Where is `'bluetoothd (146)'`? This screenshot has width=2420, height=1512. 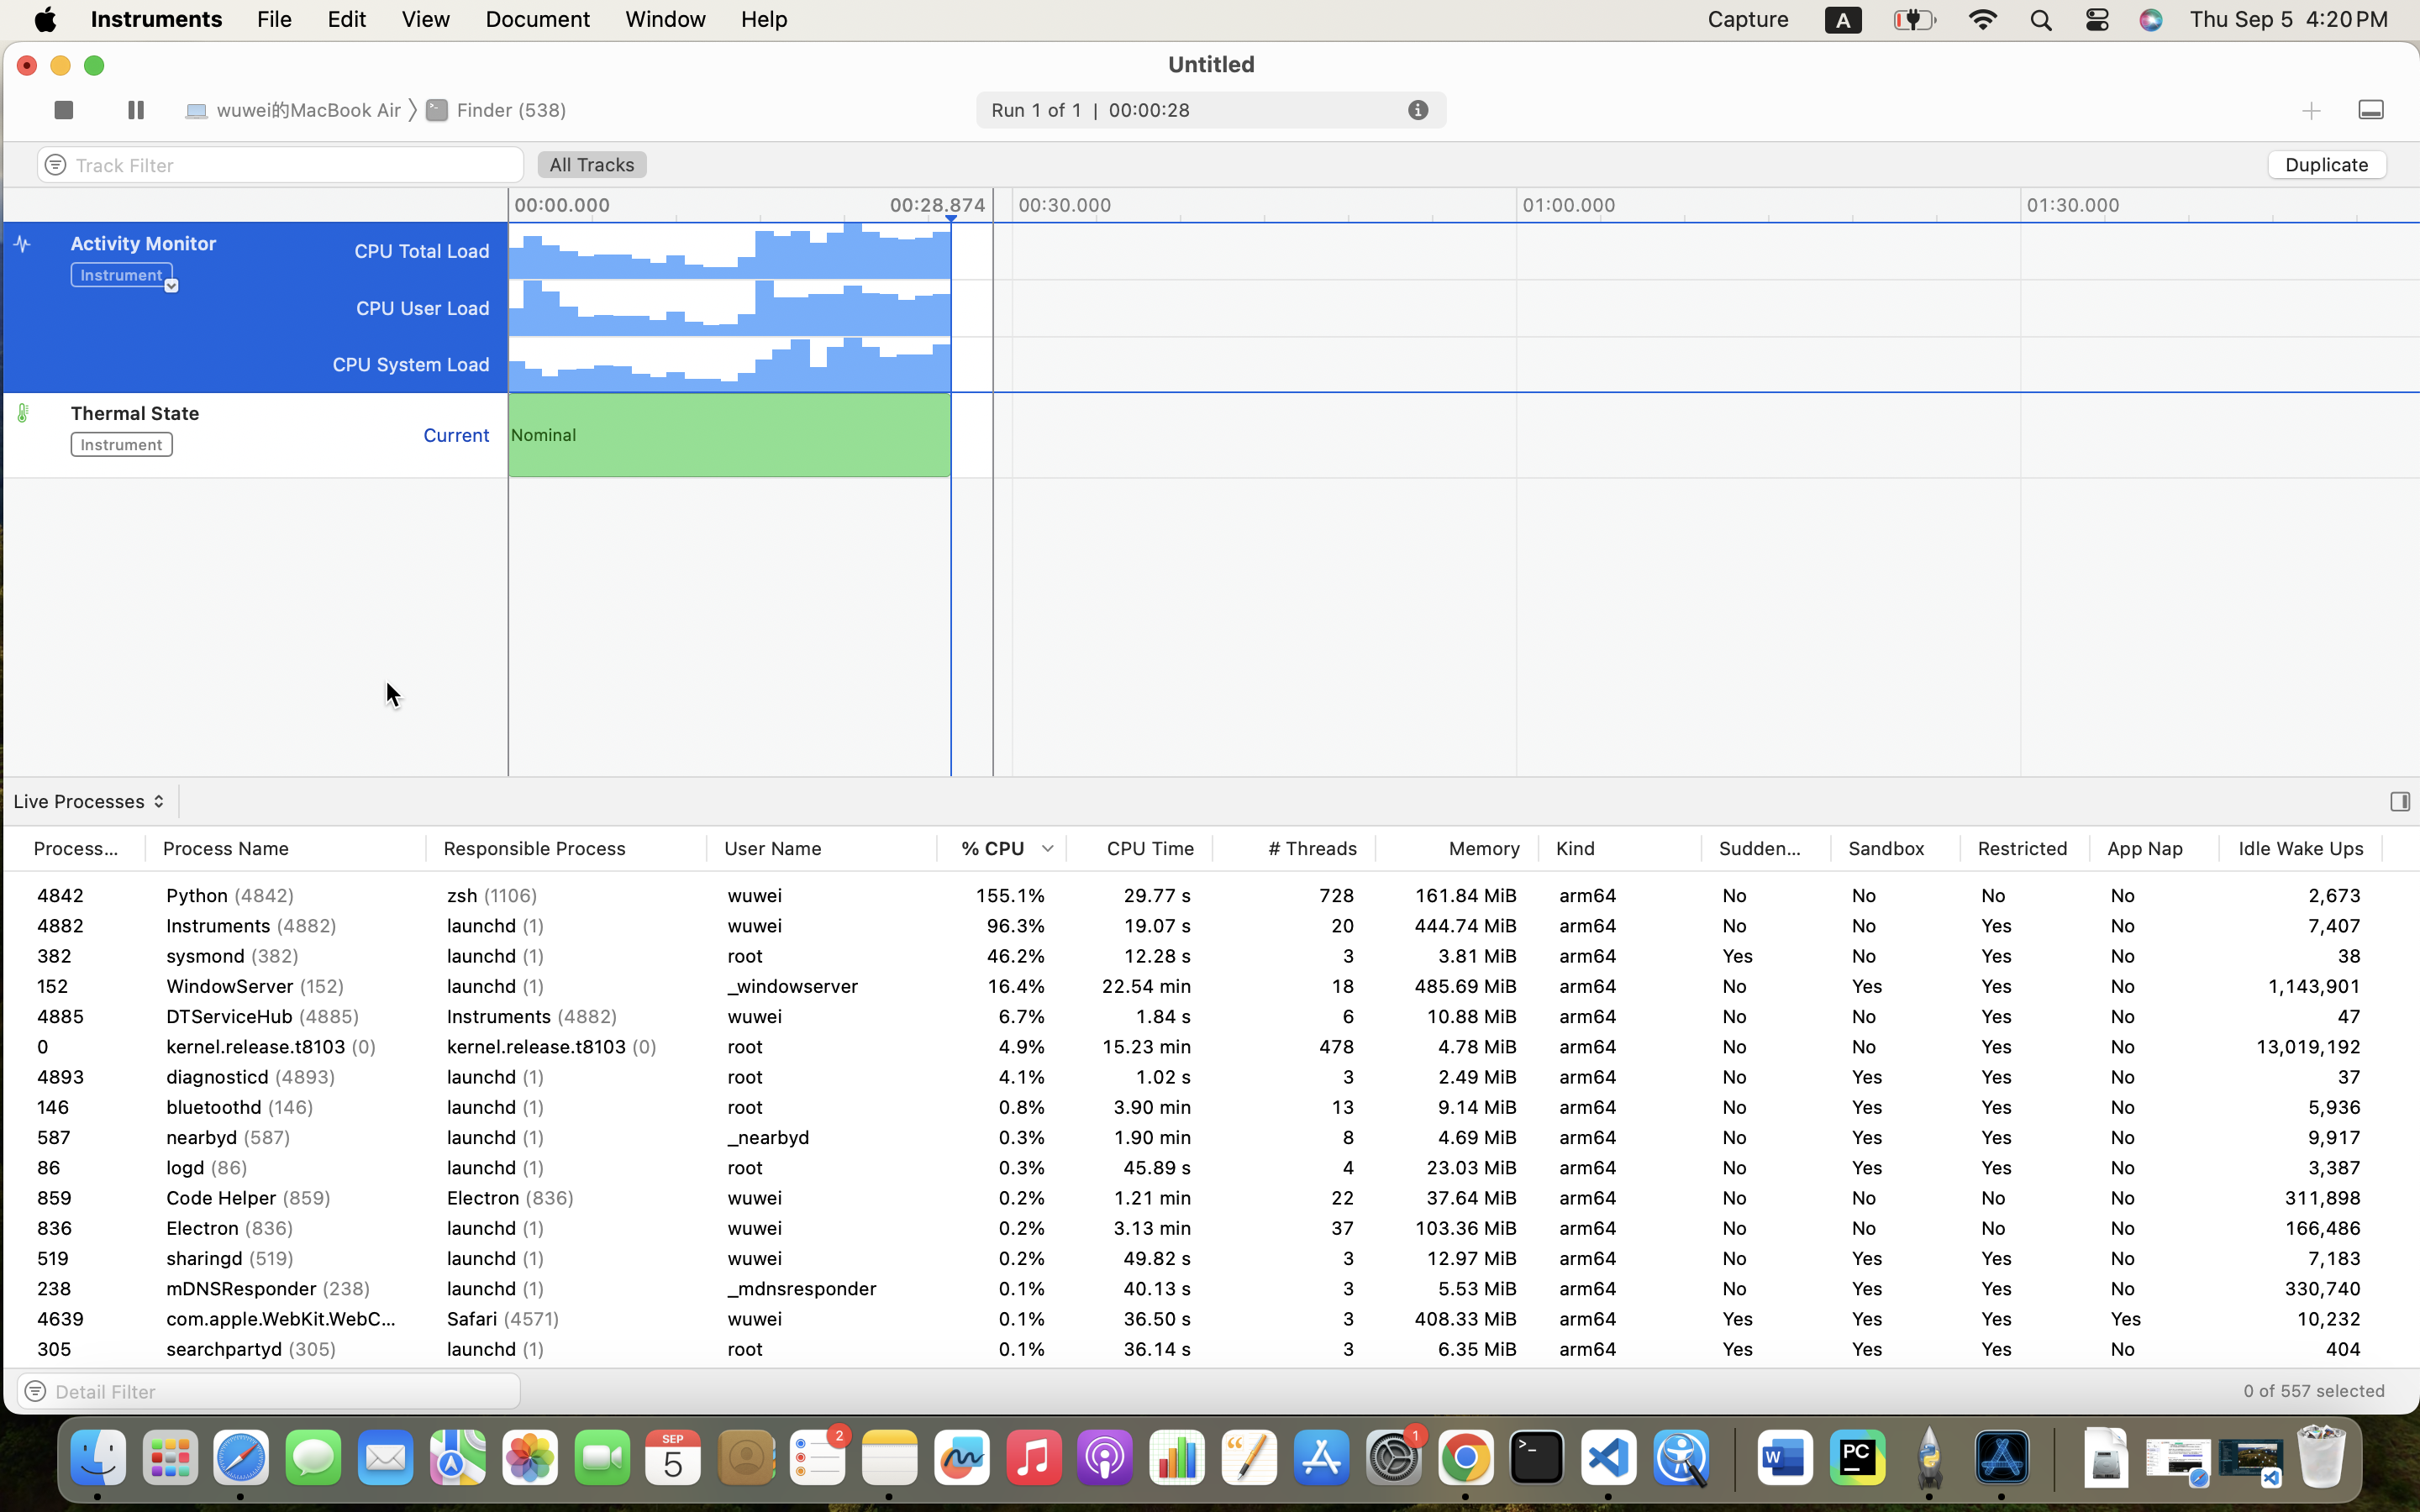 'bluetoothd (146)' is located at coordinates (285, 1105).